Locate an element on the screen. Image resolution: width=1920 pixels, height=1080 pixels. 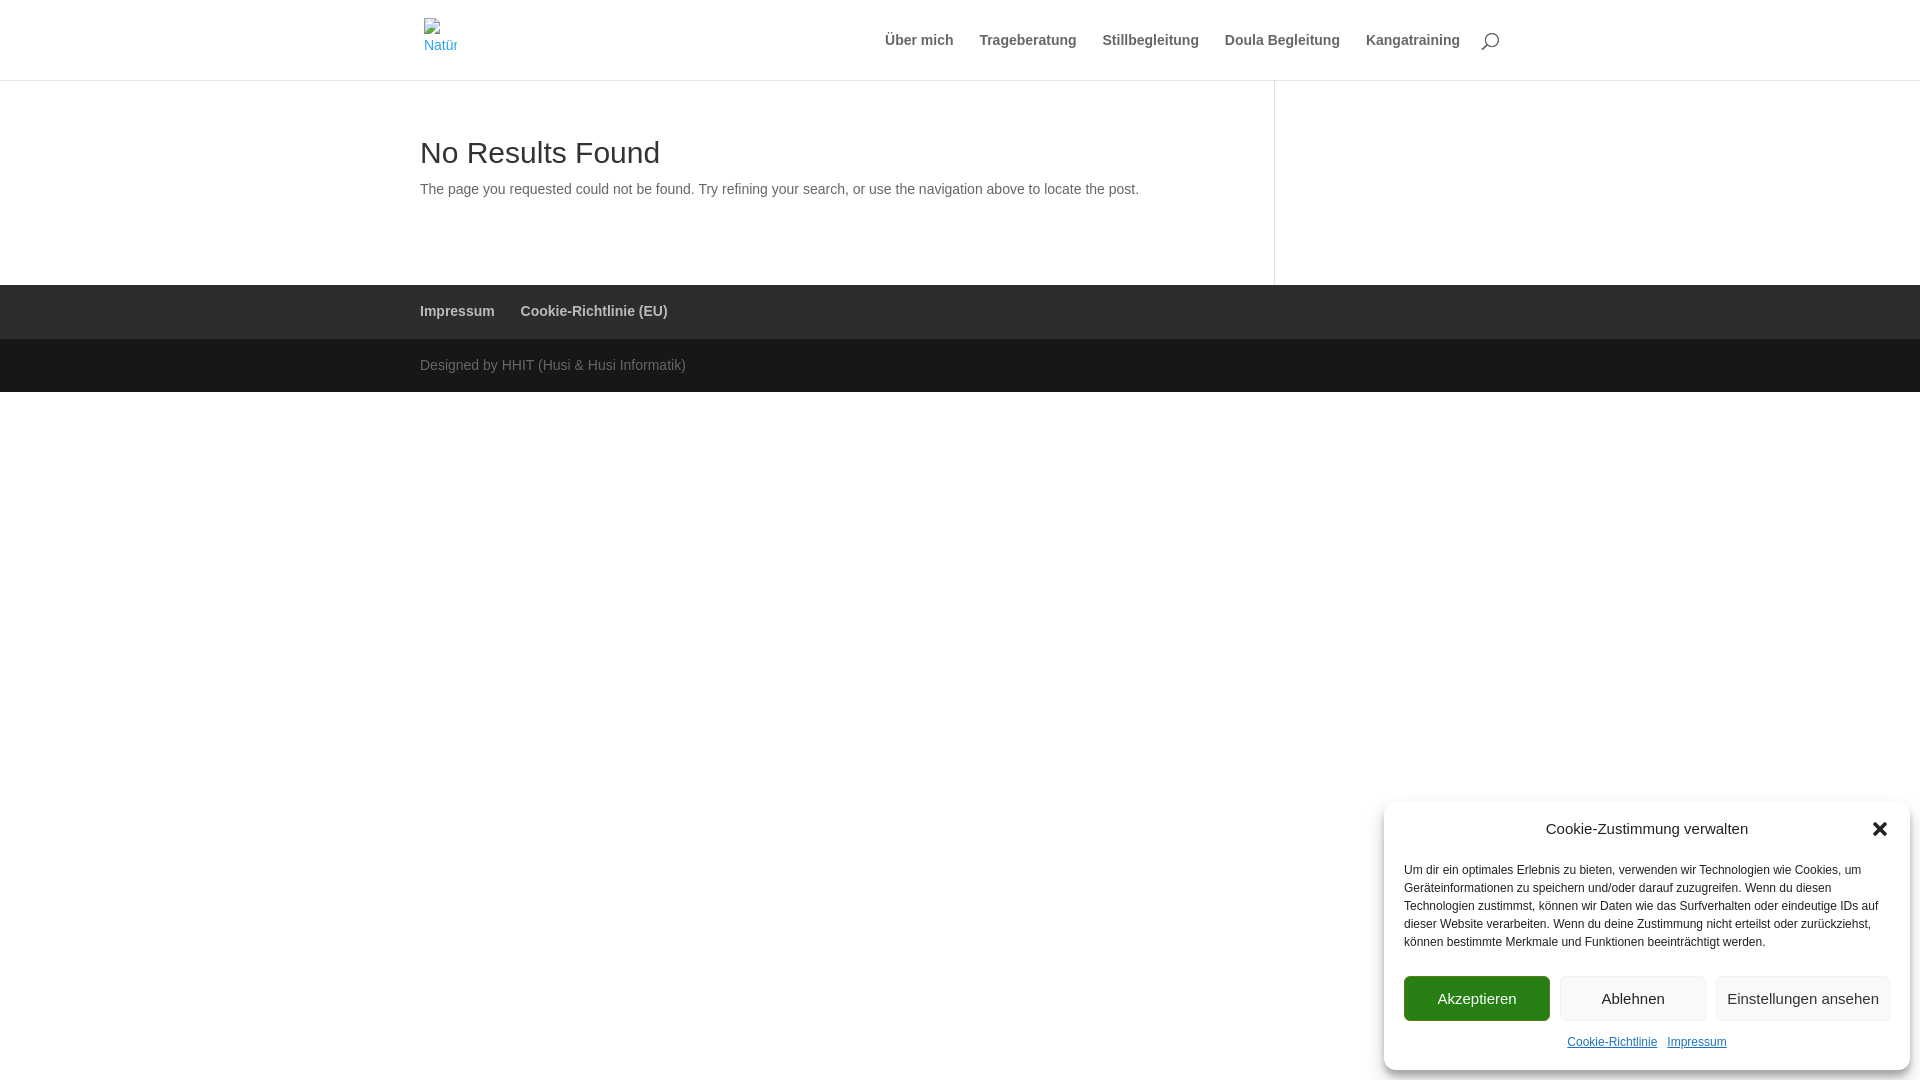
'Doula Begleitung' is located at coordinates (1282, 55).